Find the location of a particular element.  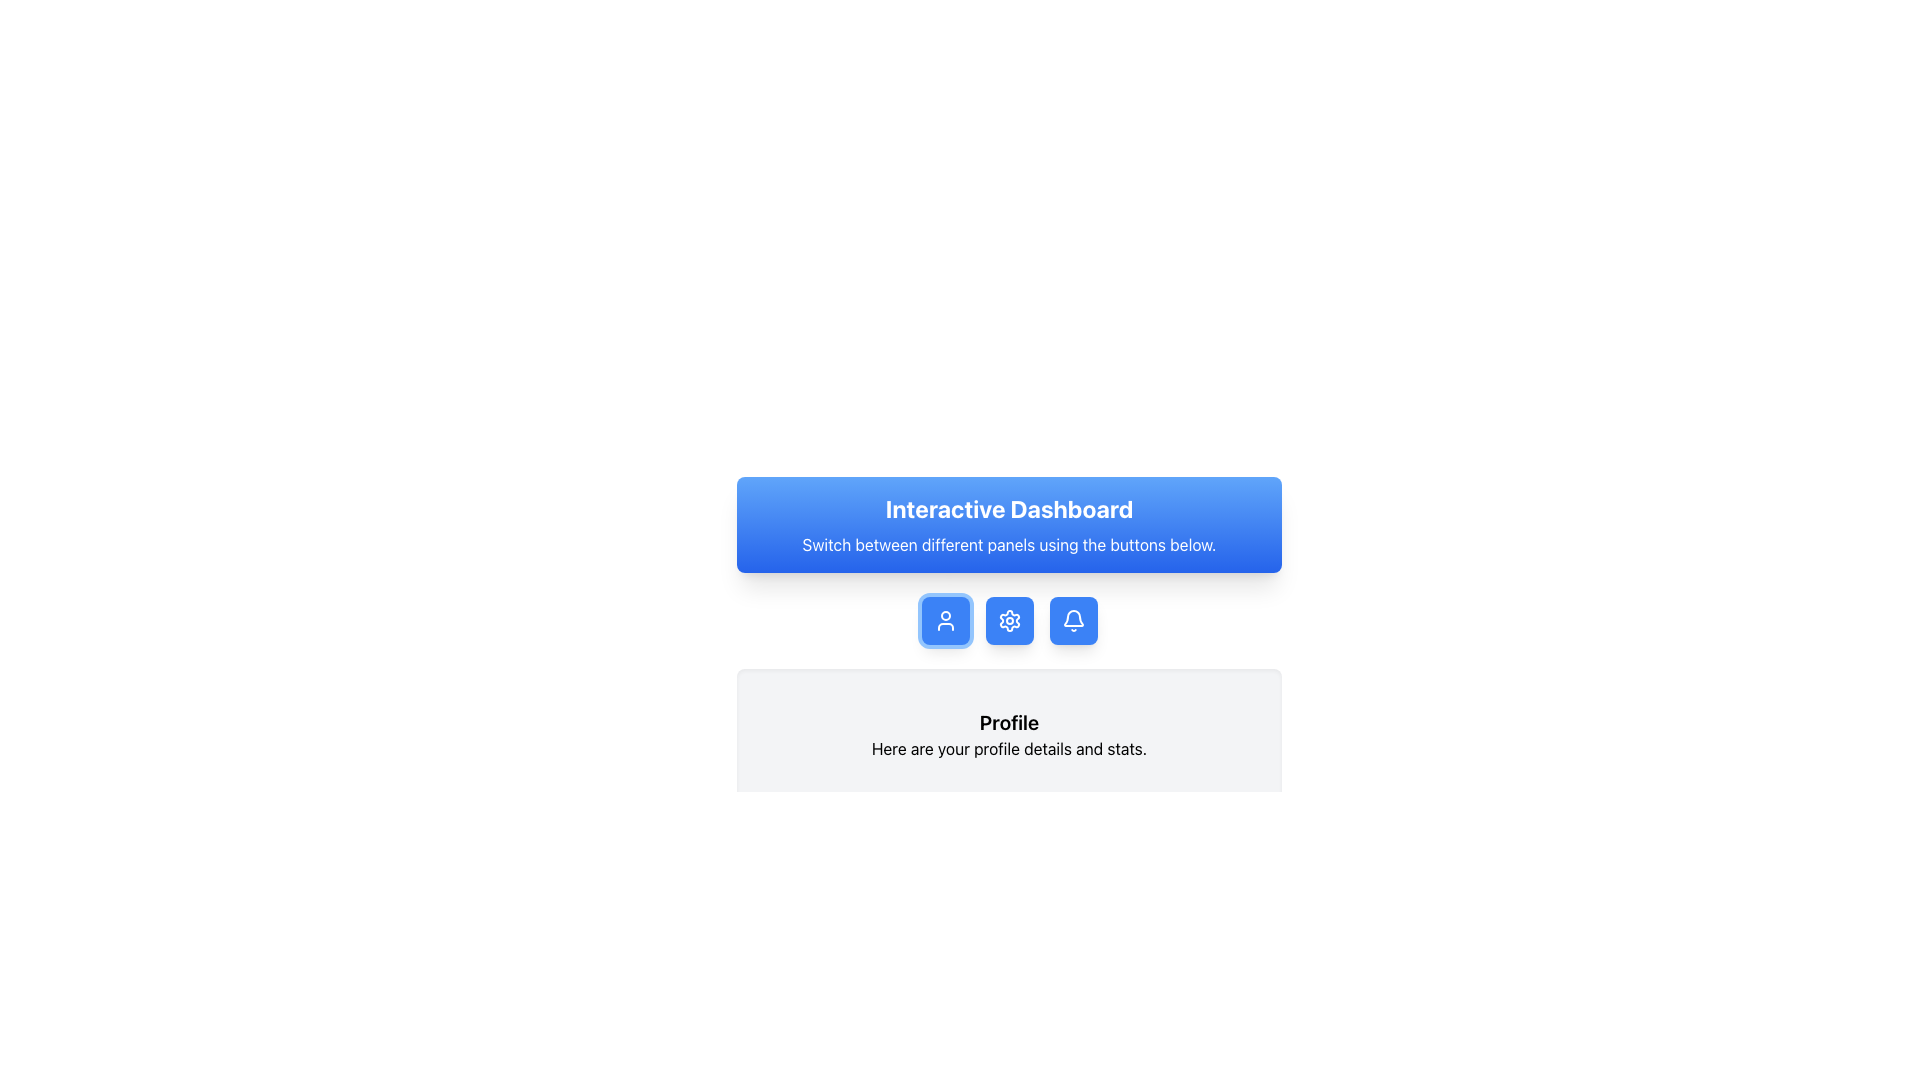

the profile icon located centrally below the 'Interactive Dashboard' banner is located at coordinates (944, 620).